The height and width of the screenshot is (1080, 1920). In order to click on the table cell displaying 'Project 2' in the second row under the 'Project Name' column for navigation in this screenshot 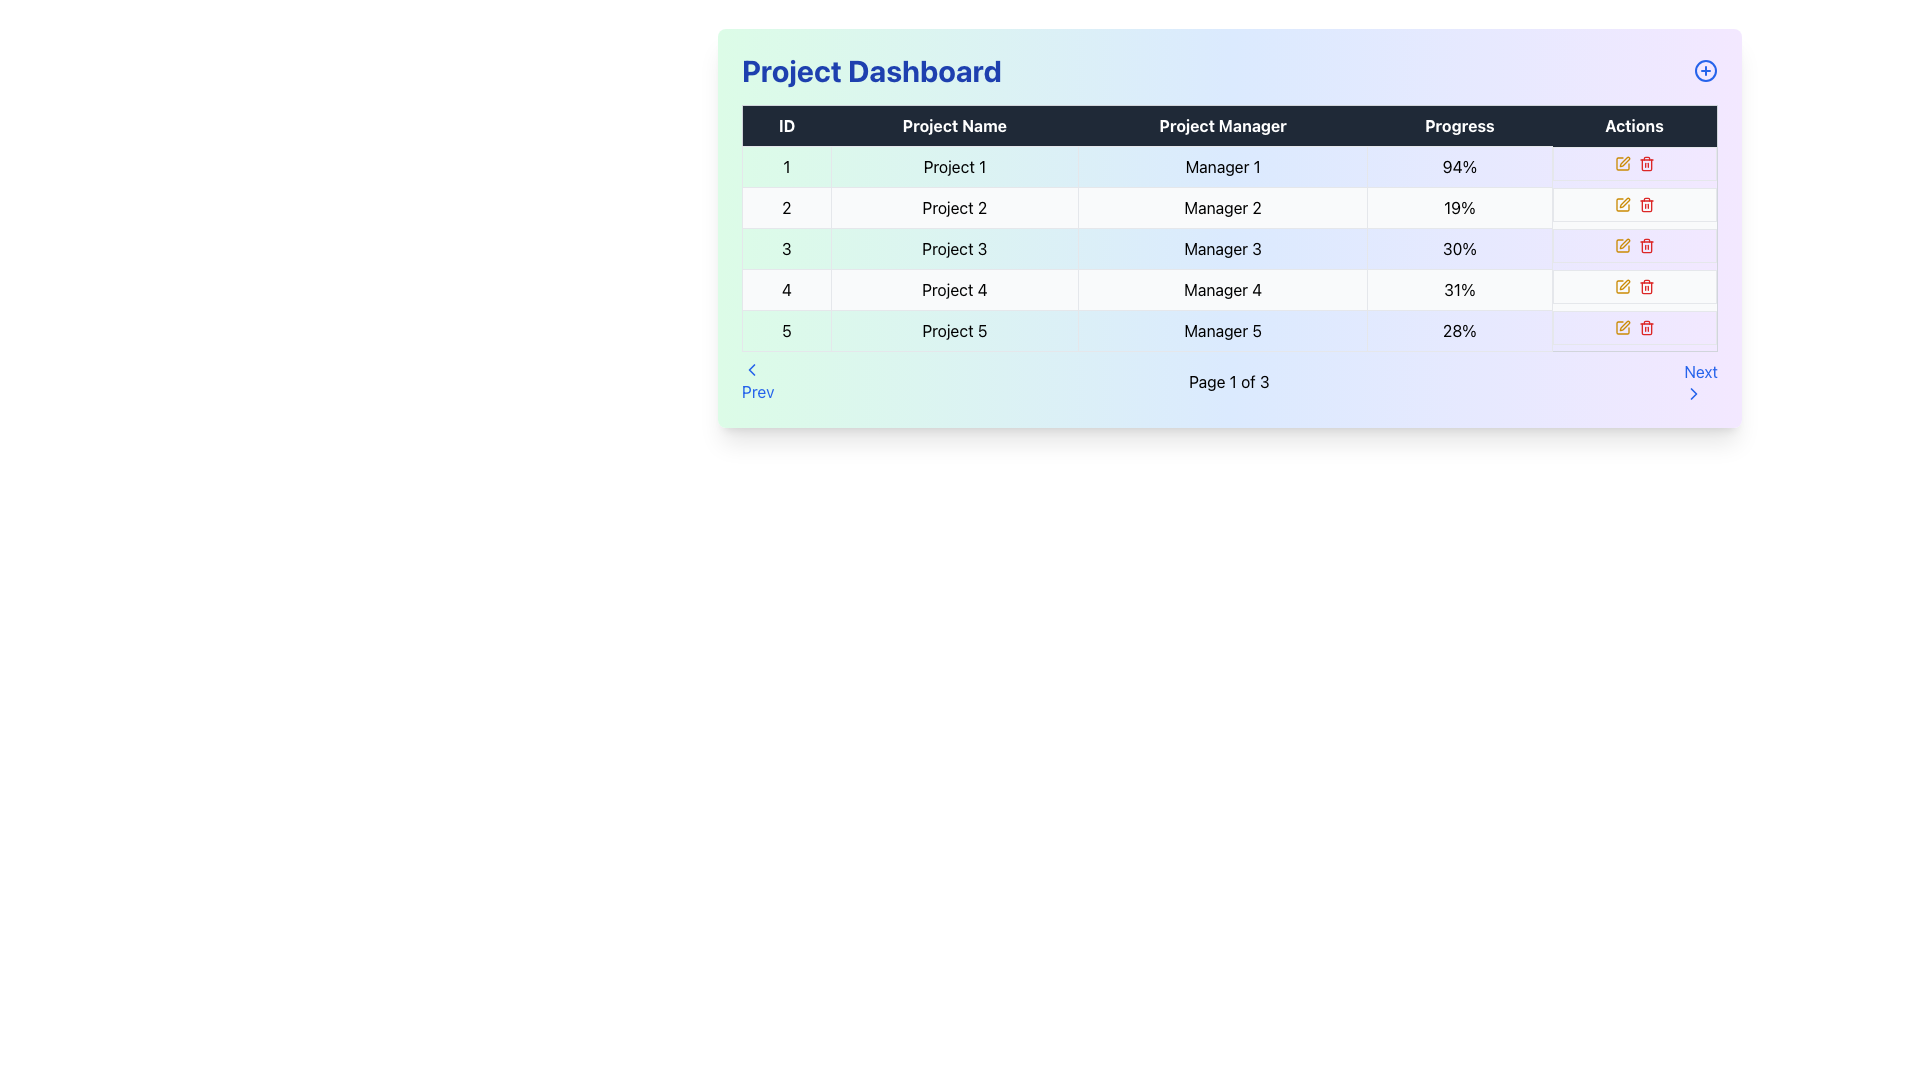, I will do `click(953, 208)`.